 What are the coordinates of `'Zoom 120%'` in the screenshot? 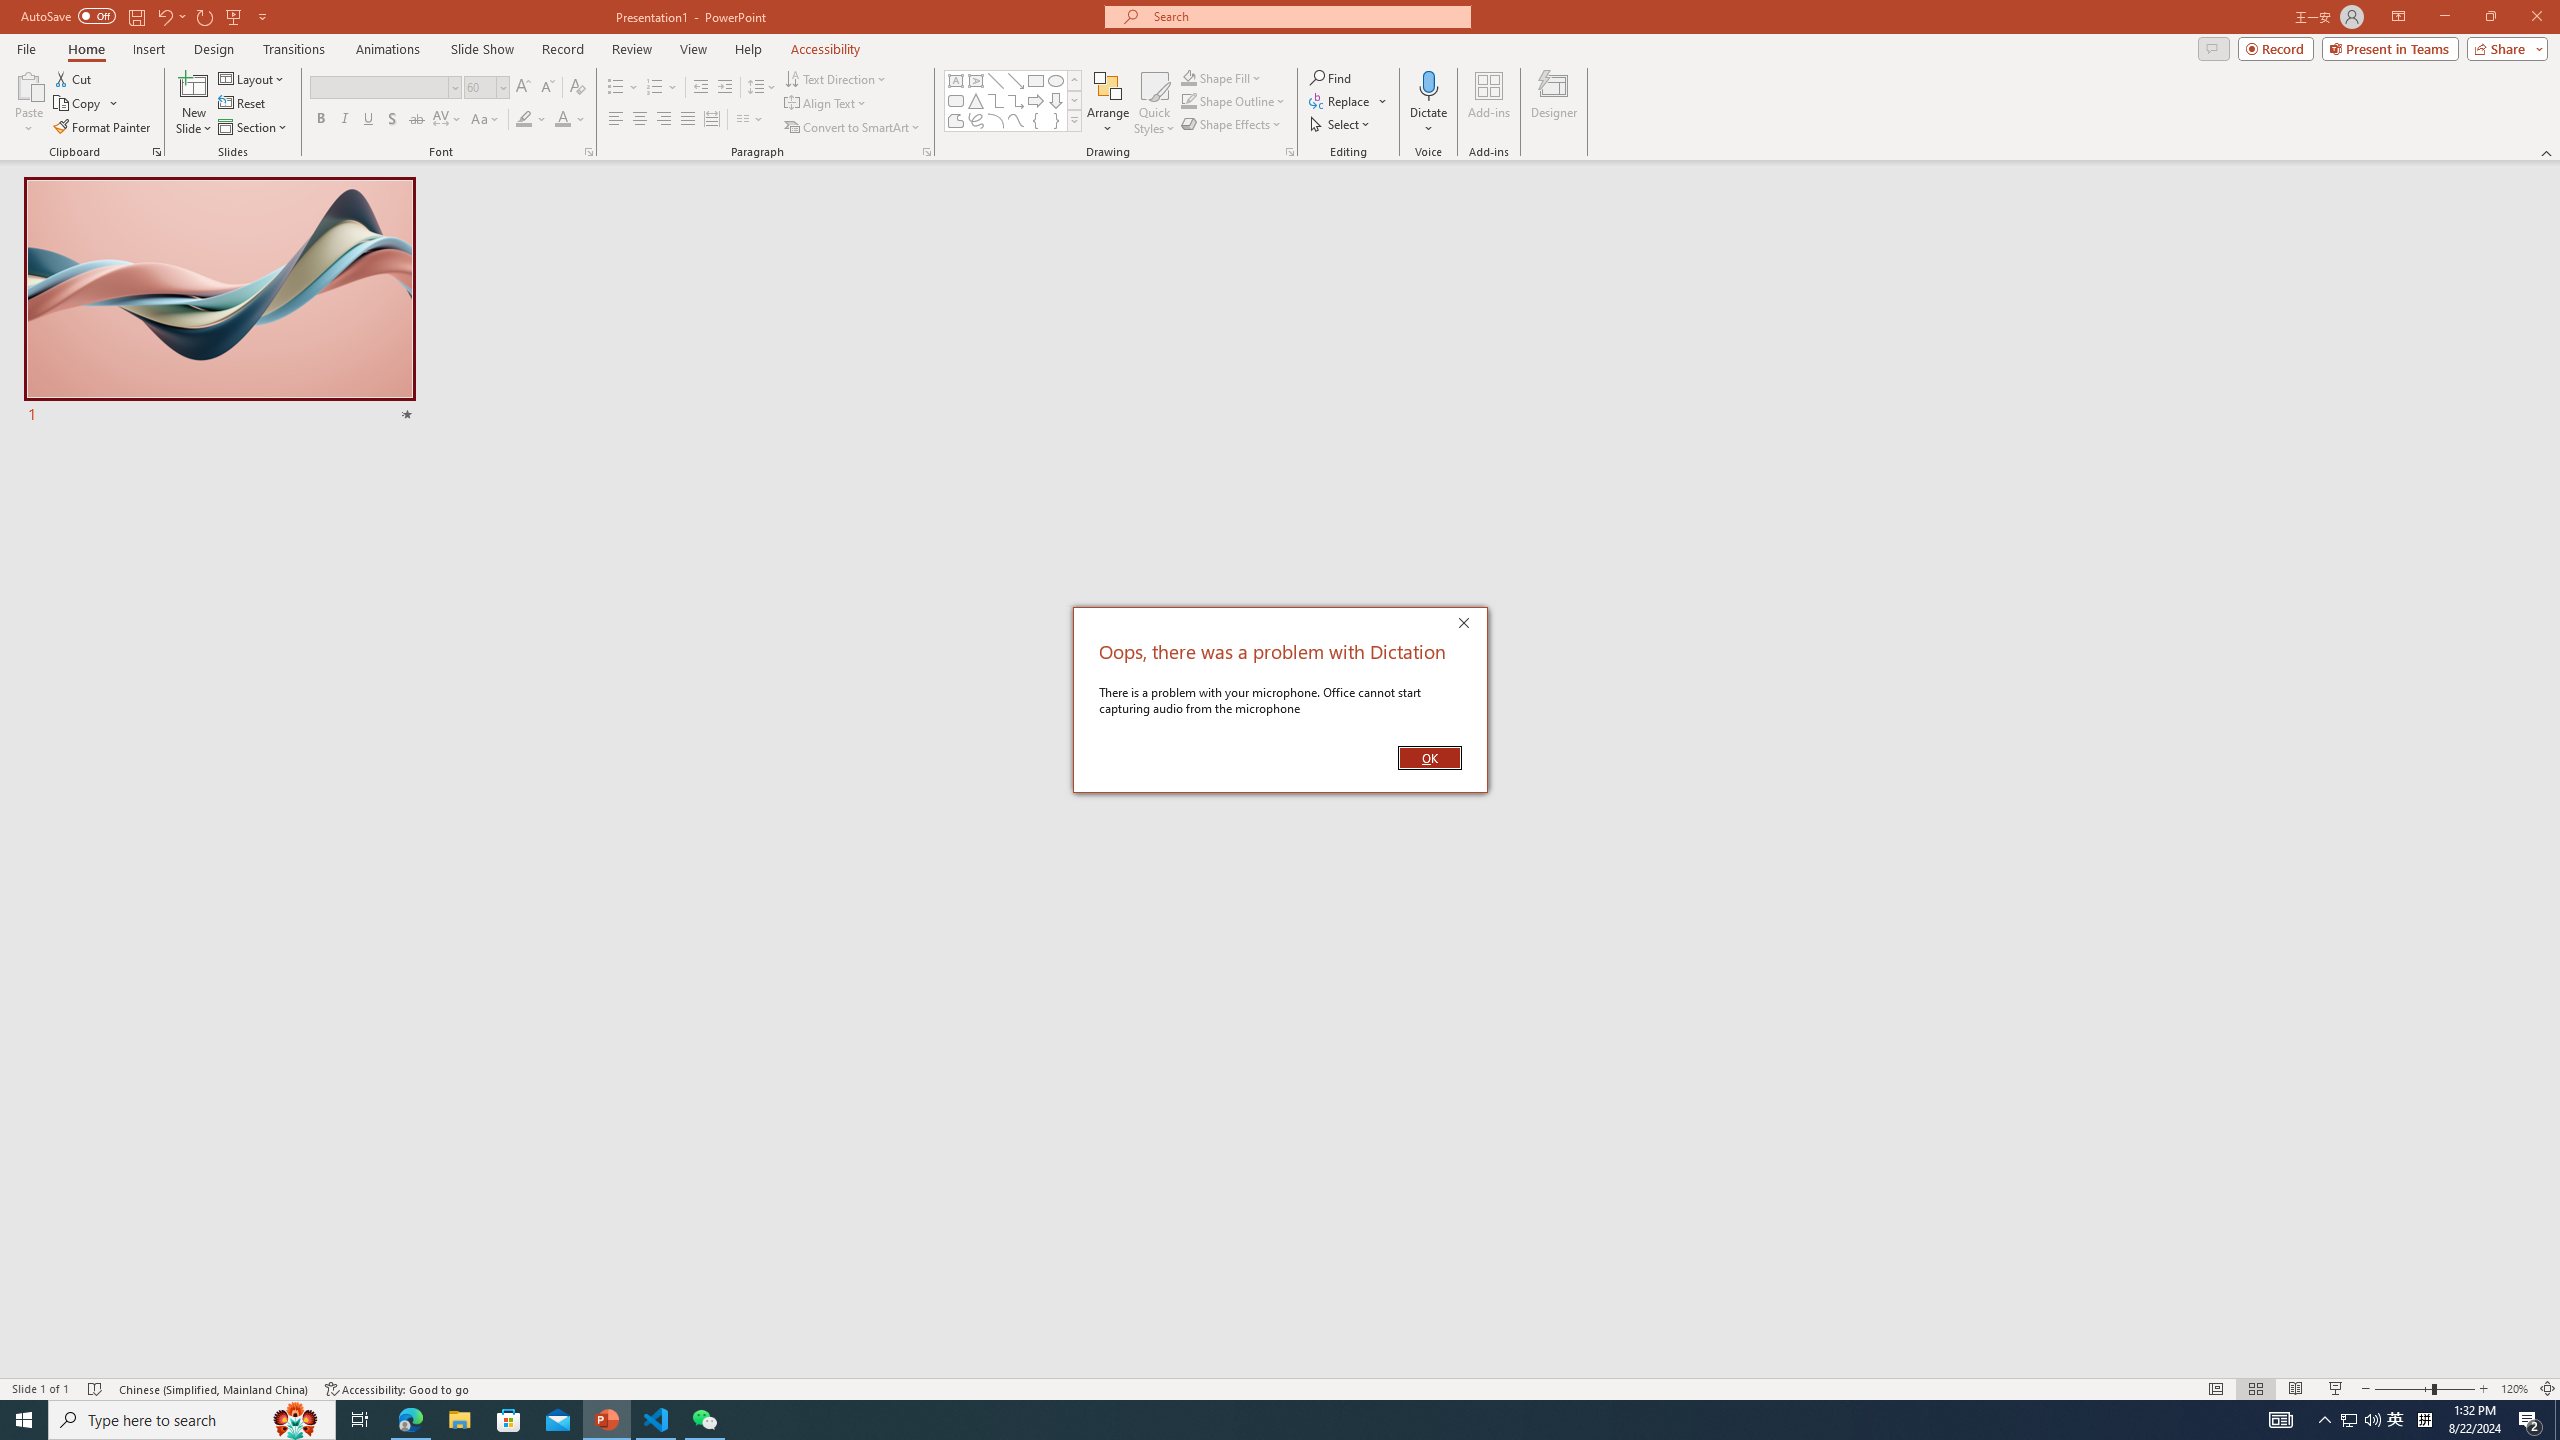 It's located at (2515, 1389).